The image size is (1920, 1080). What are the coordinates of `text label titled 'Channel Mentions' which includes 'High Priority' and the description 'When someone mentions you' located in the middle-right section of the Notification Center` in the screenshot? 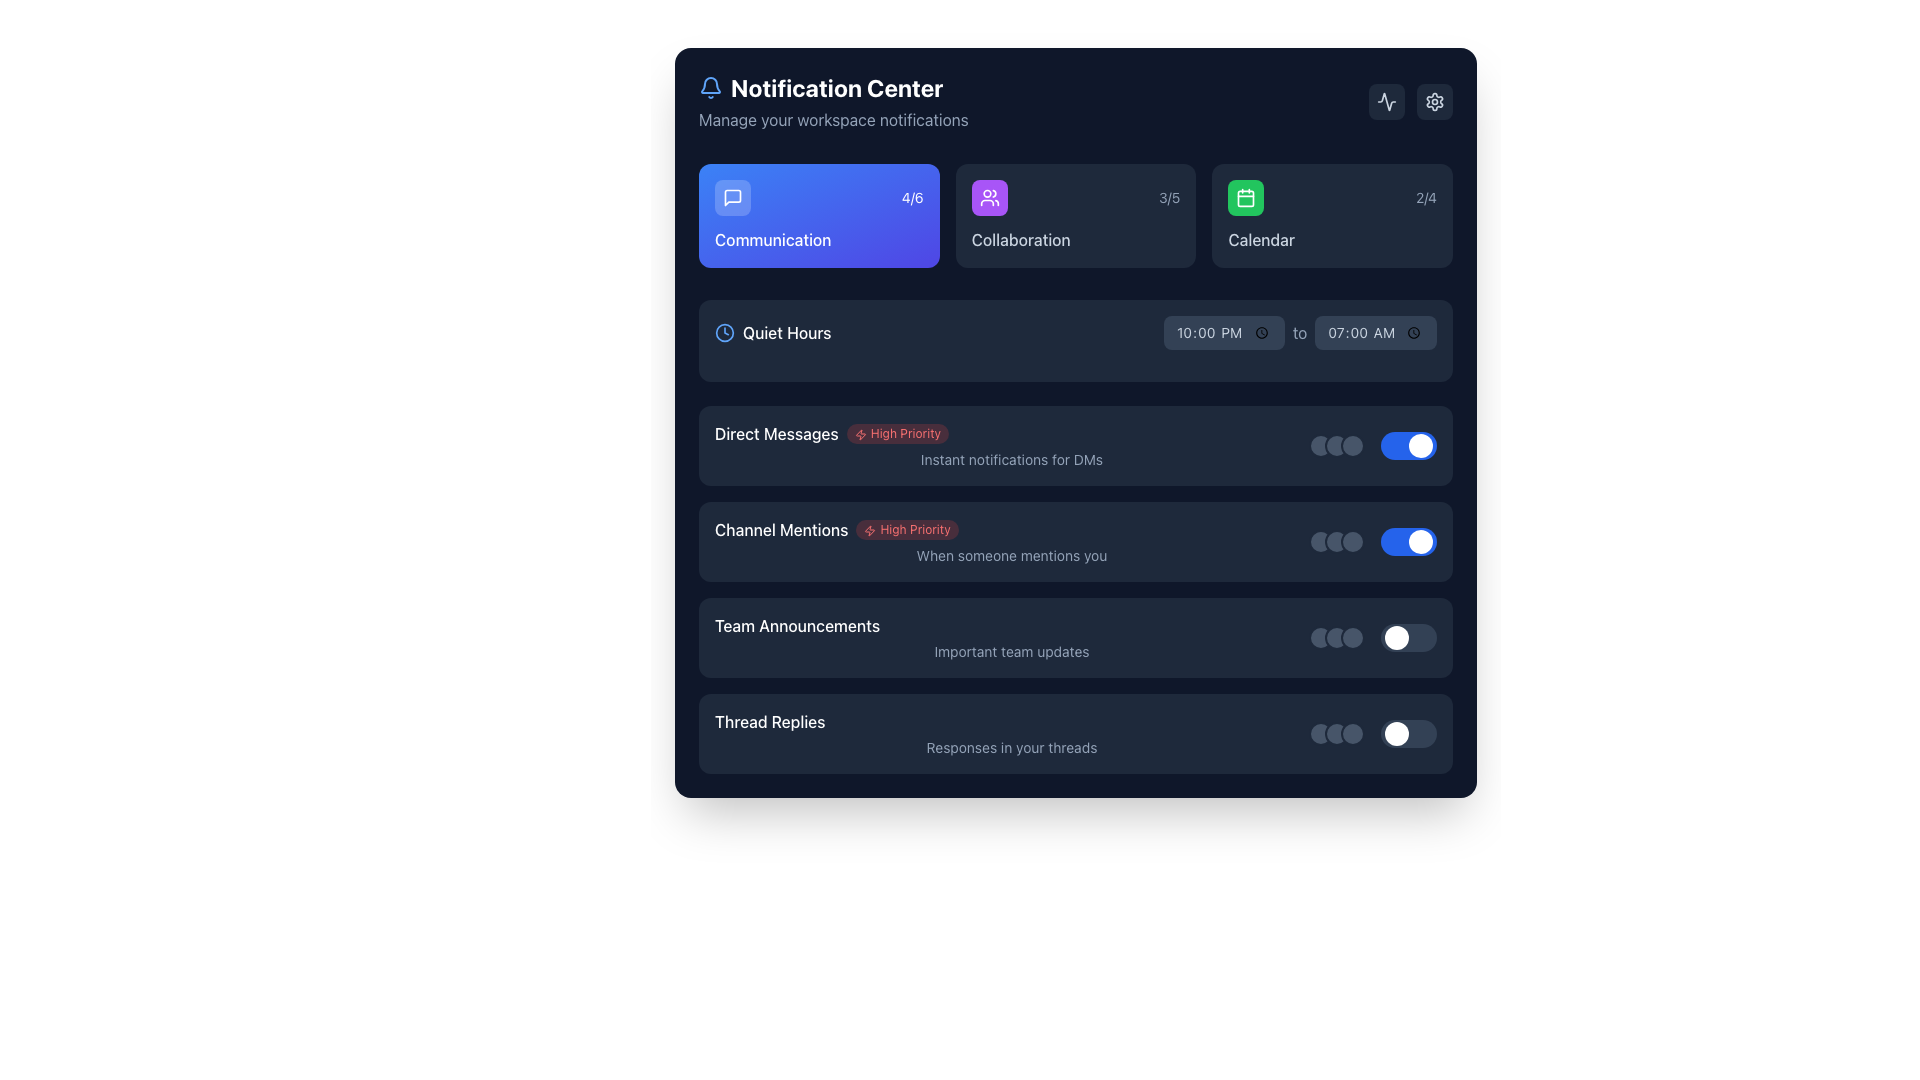 It's located at (1012, 542).